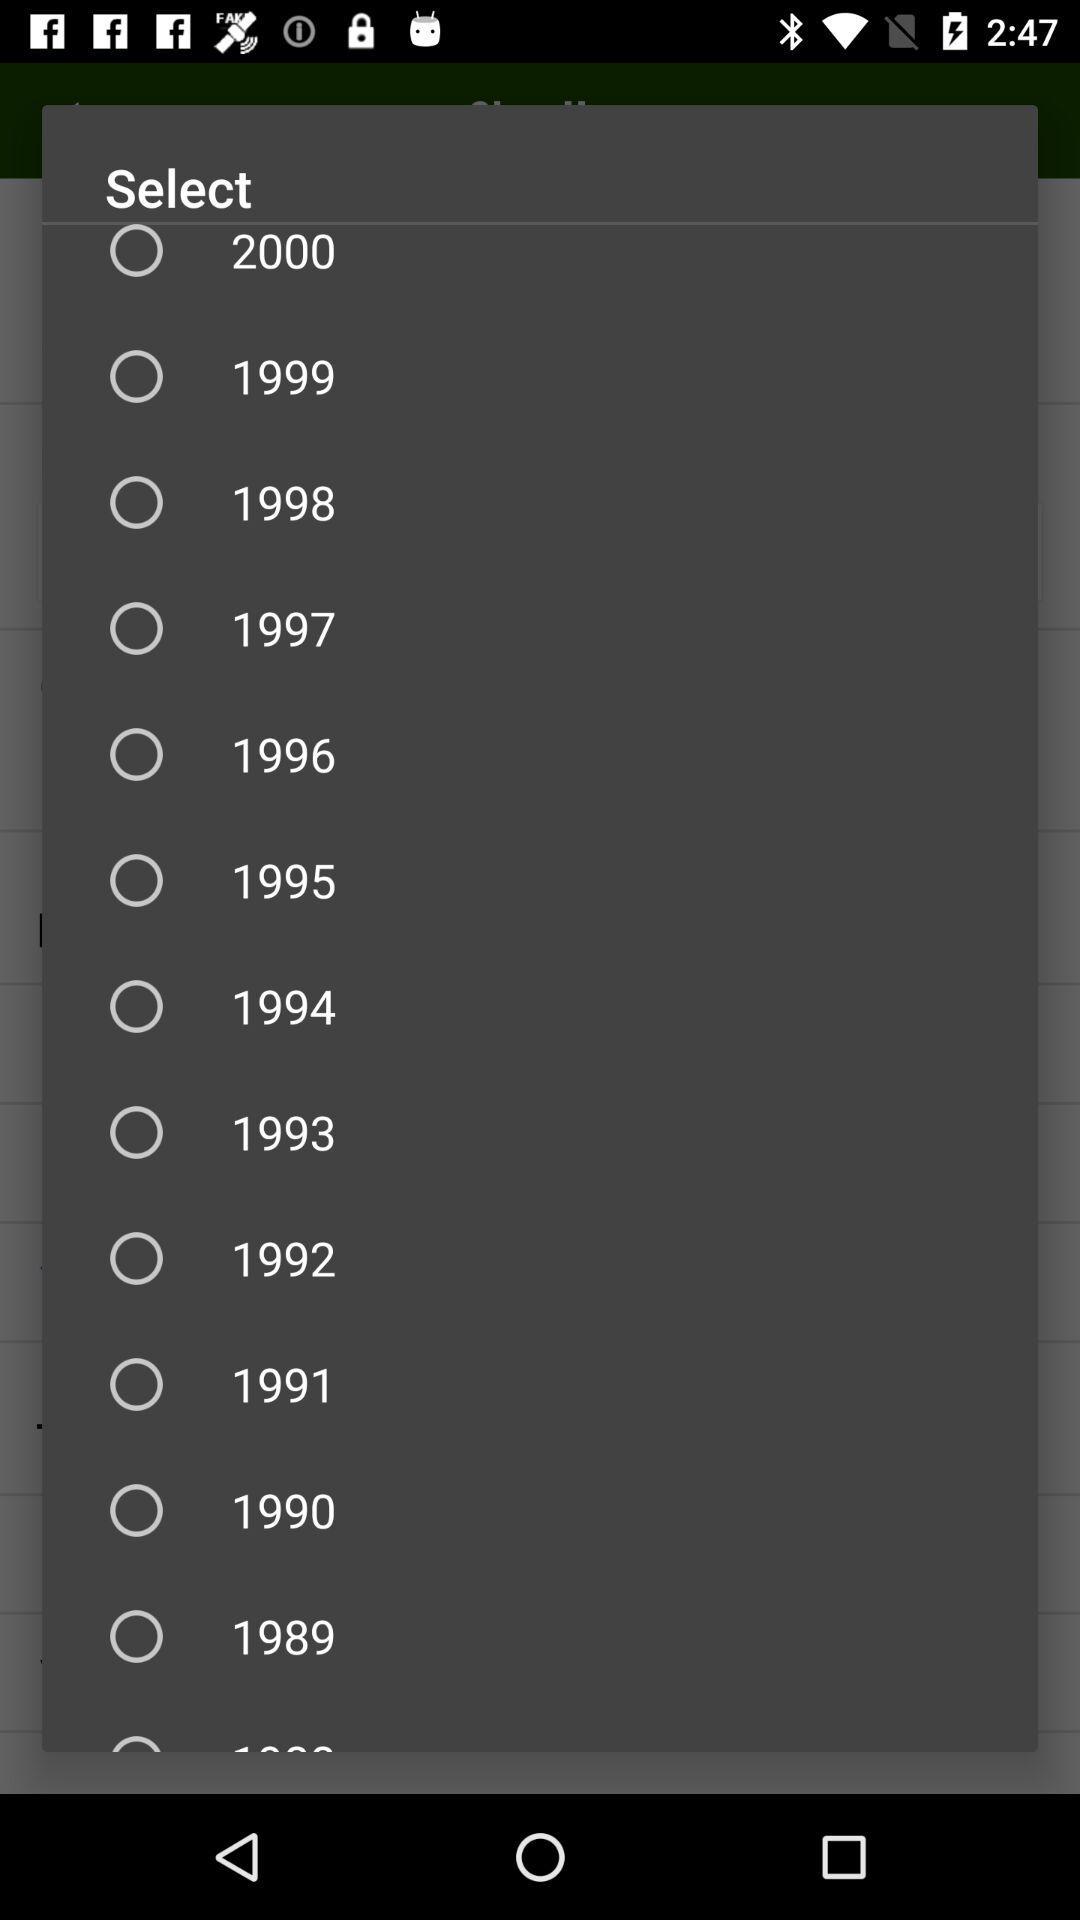 The height and width of the screenshot is (1920, 1080). What do you see at coordinates (540, 376) in the screenshot?
I see `the item above 1998` at bounding box center [540, 376].